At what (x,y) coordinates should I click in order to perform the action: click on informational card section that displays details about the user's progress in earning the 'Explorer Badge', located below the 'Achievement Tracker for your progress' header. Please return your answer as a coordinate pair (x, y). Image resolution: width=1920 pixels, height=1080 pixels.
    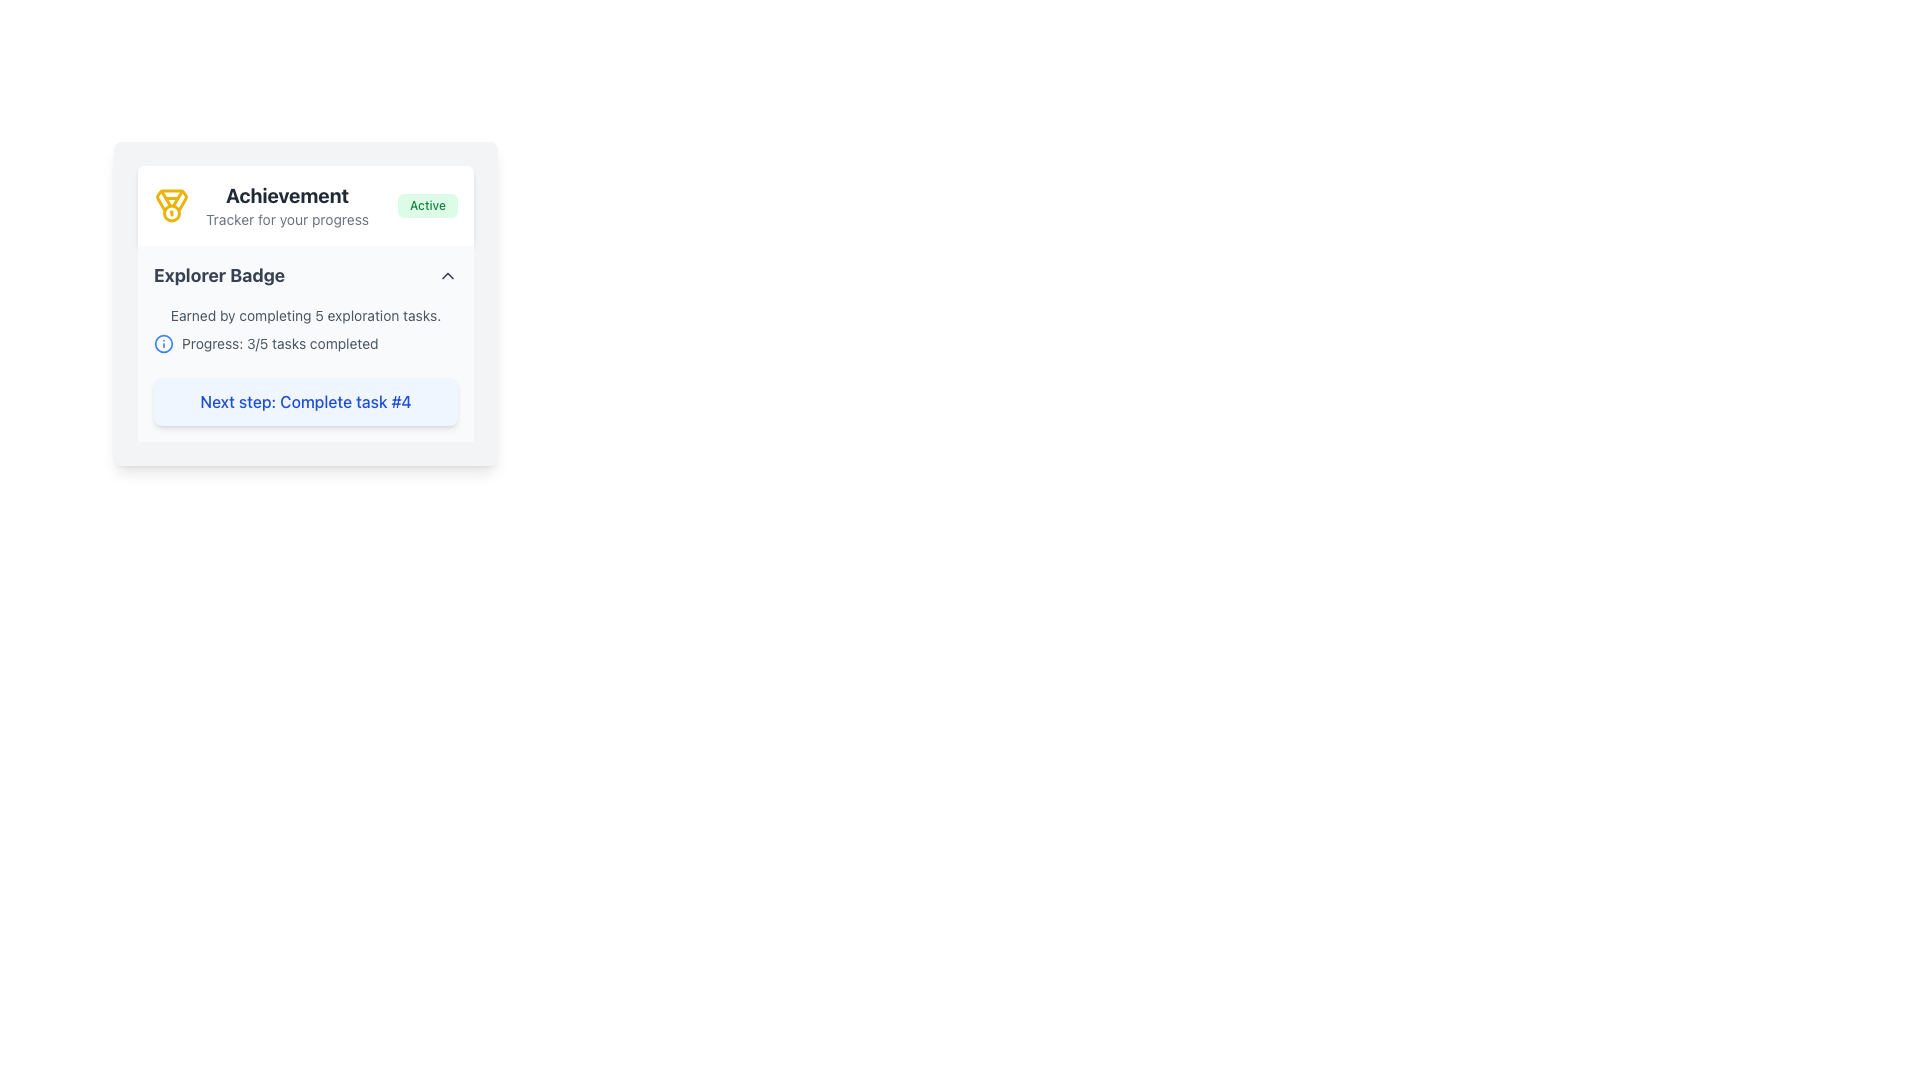
    Looking at the image, I should click on (305, 342).